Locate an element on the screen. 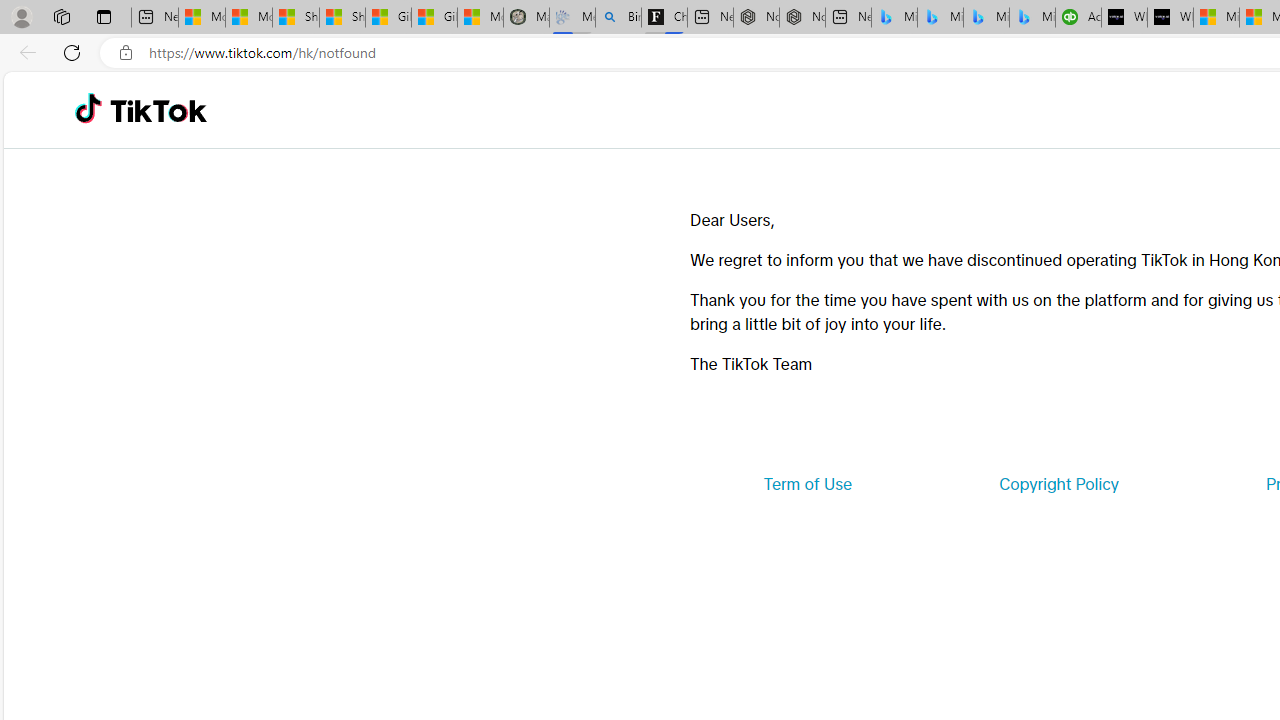 Image resolution: width=1280 pixels, height=720 pixels. 'TikTok' is located at coordinates (157, 110).